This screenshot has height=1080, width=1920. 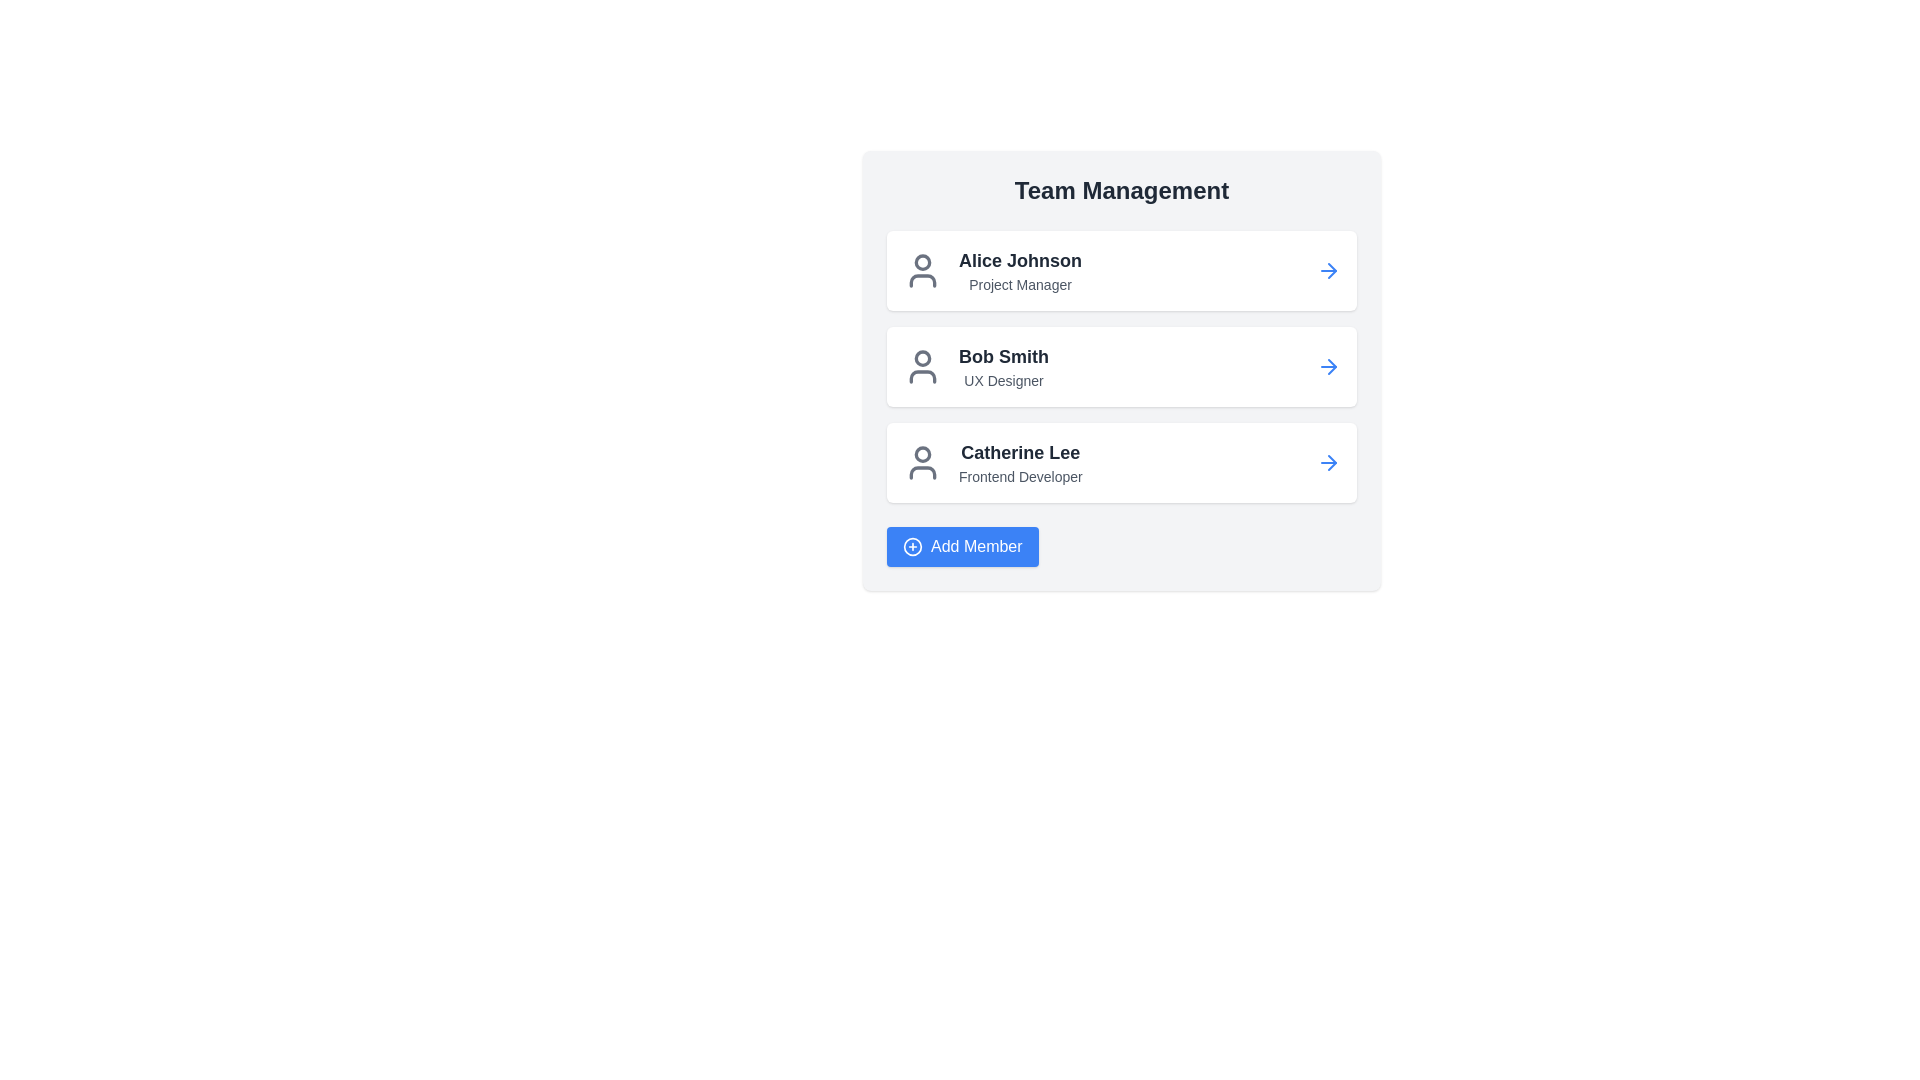 I want to click on the 'Project Manager' text label, which is a smaller gray text located below 'Alice Johnson' in the 'Team Management' section, so click(x=1020, y=285).